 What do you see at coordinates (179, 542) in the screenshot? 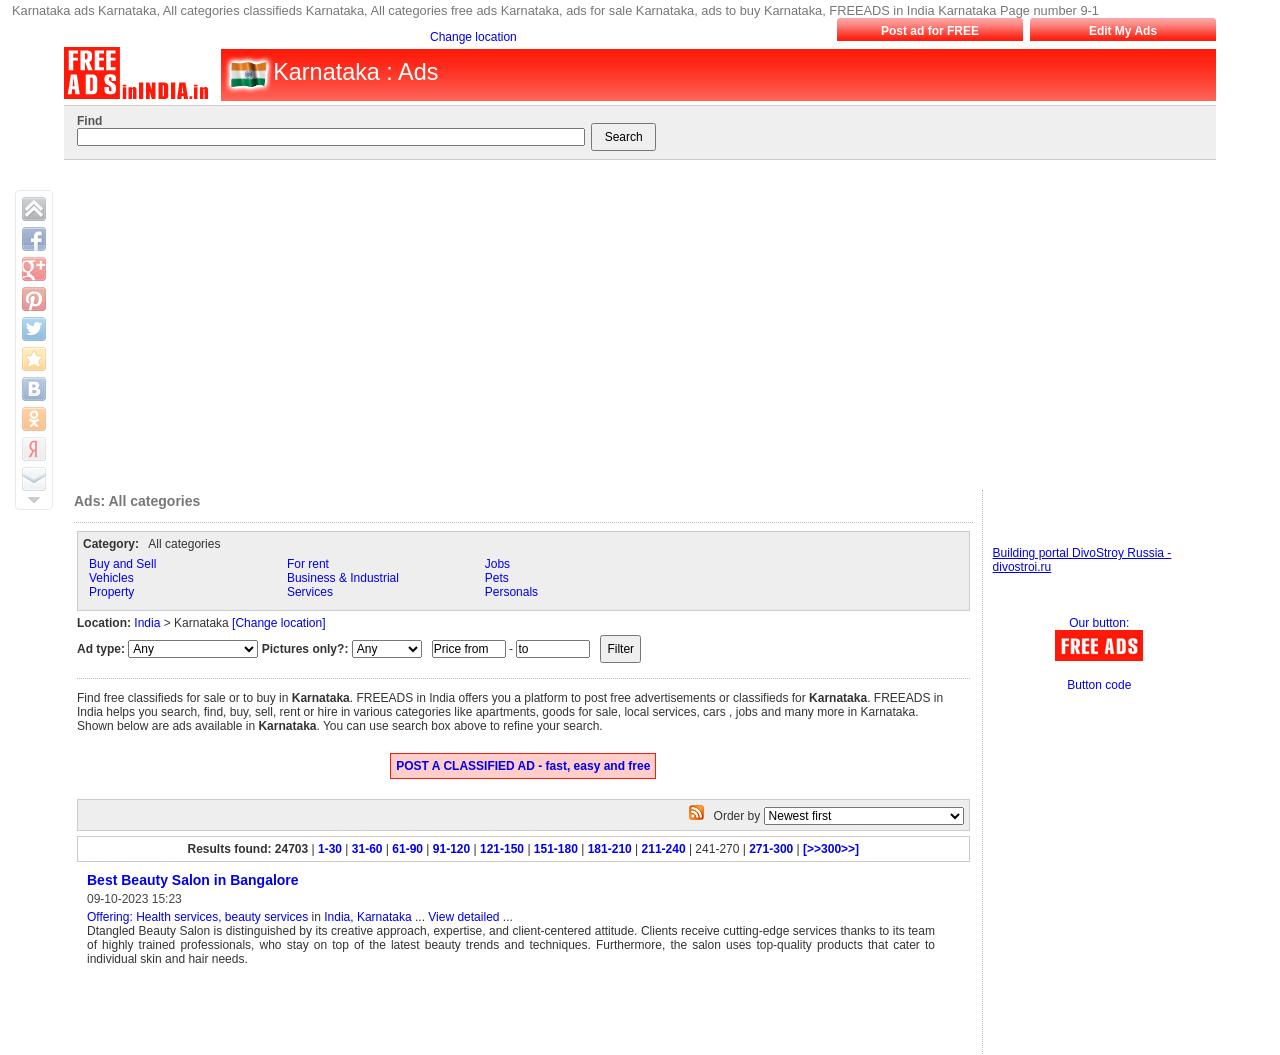
I see `'All categories'` at bounding box center [179, 542].